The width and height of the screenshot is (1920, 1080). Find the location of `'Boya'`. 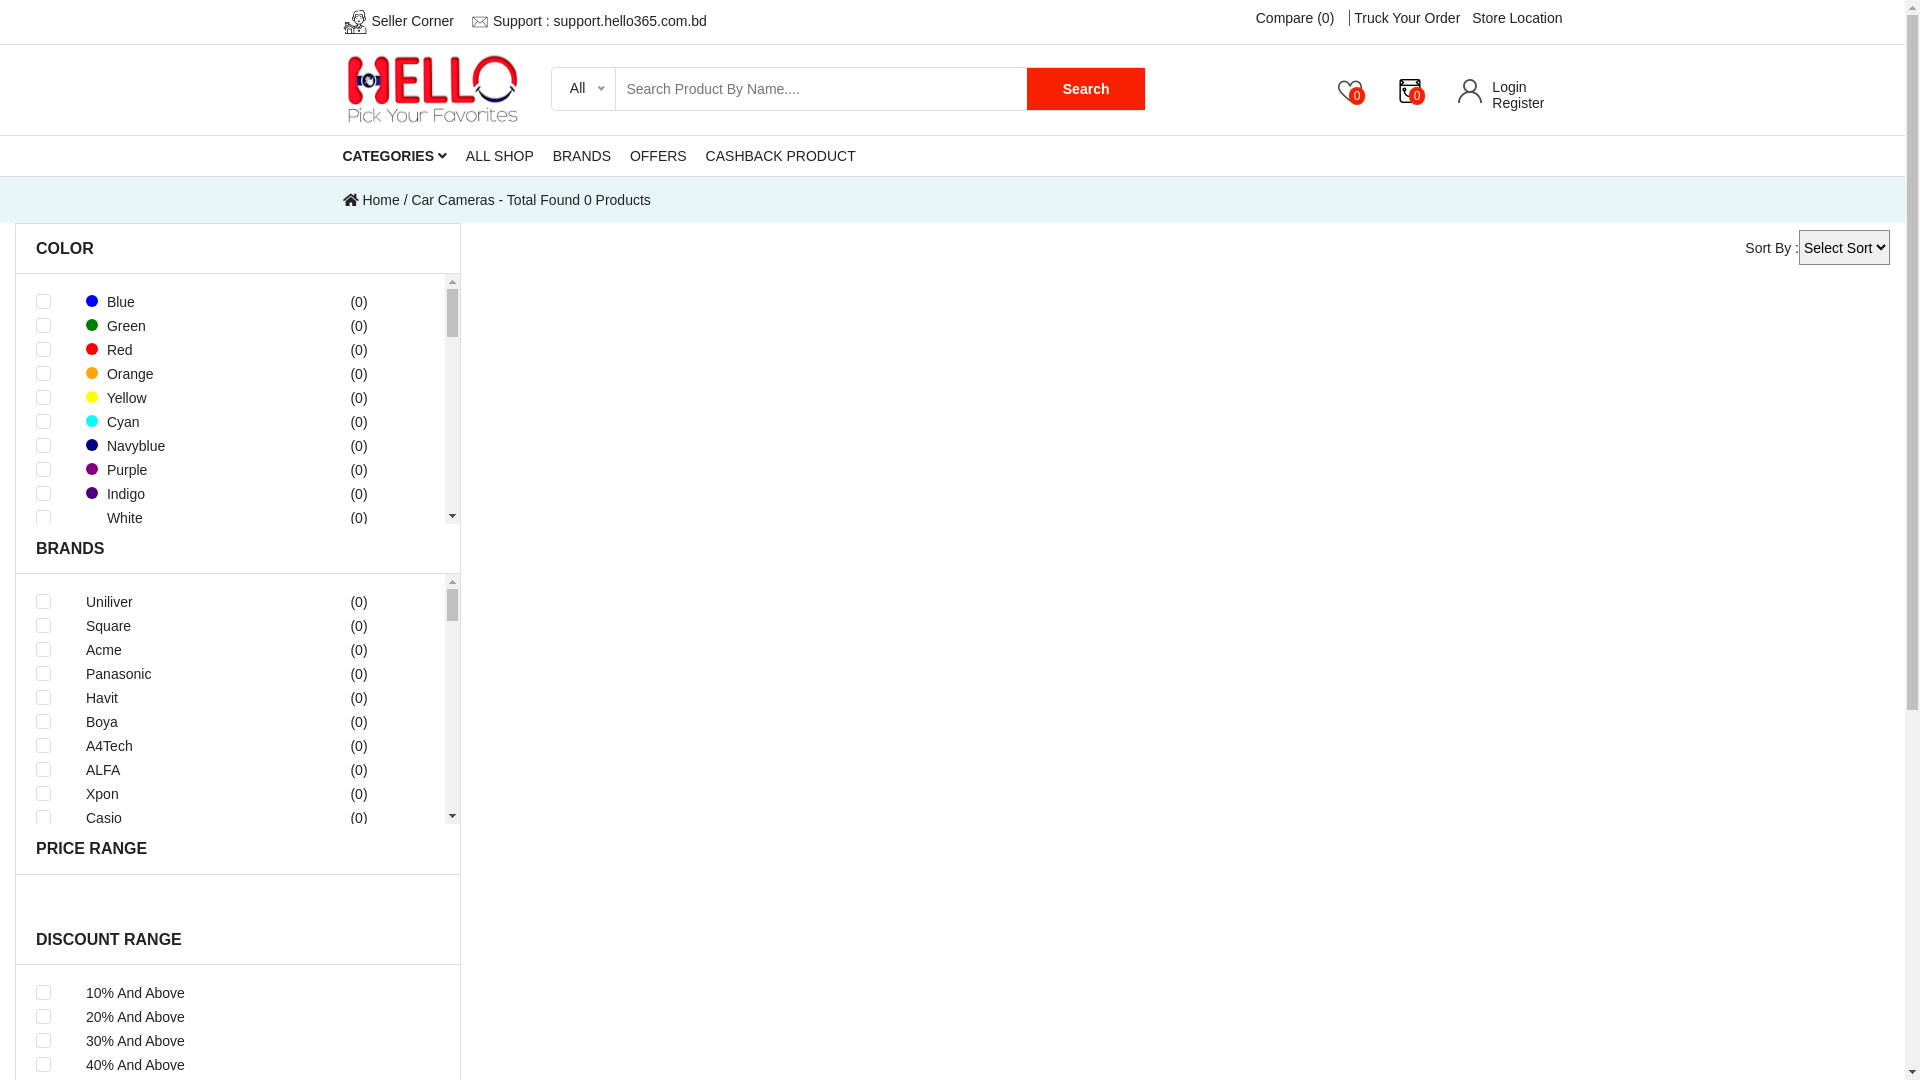

'Boya' is located at coordinates (56, 721).